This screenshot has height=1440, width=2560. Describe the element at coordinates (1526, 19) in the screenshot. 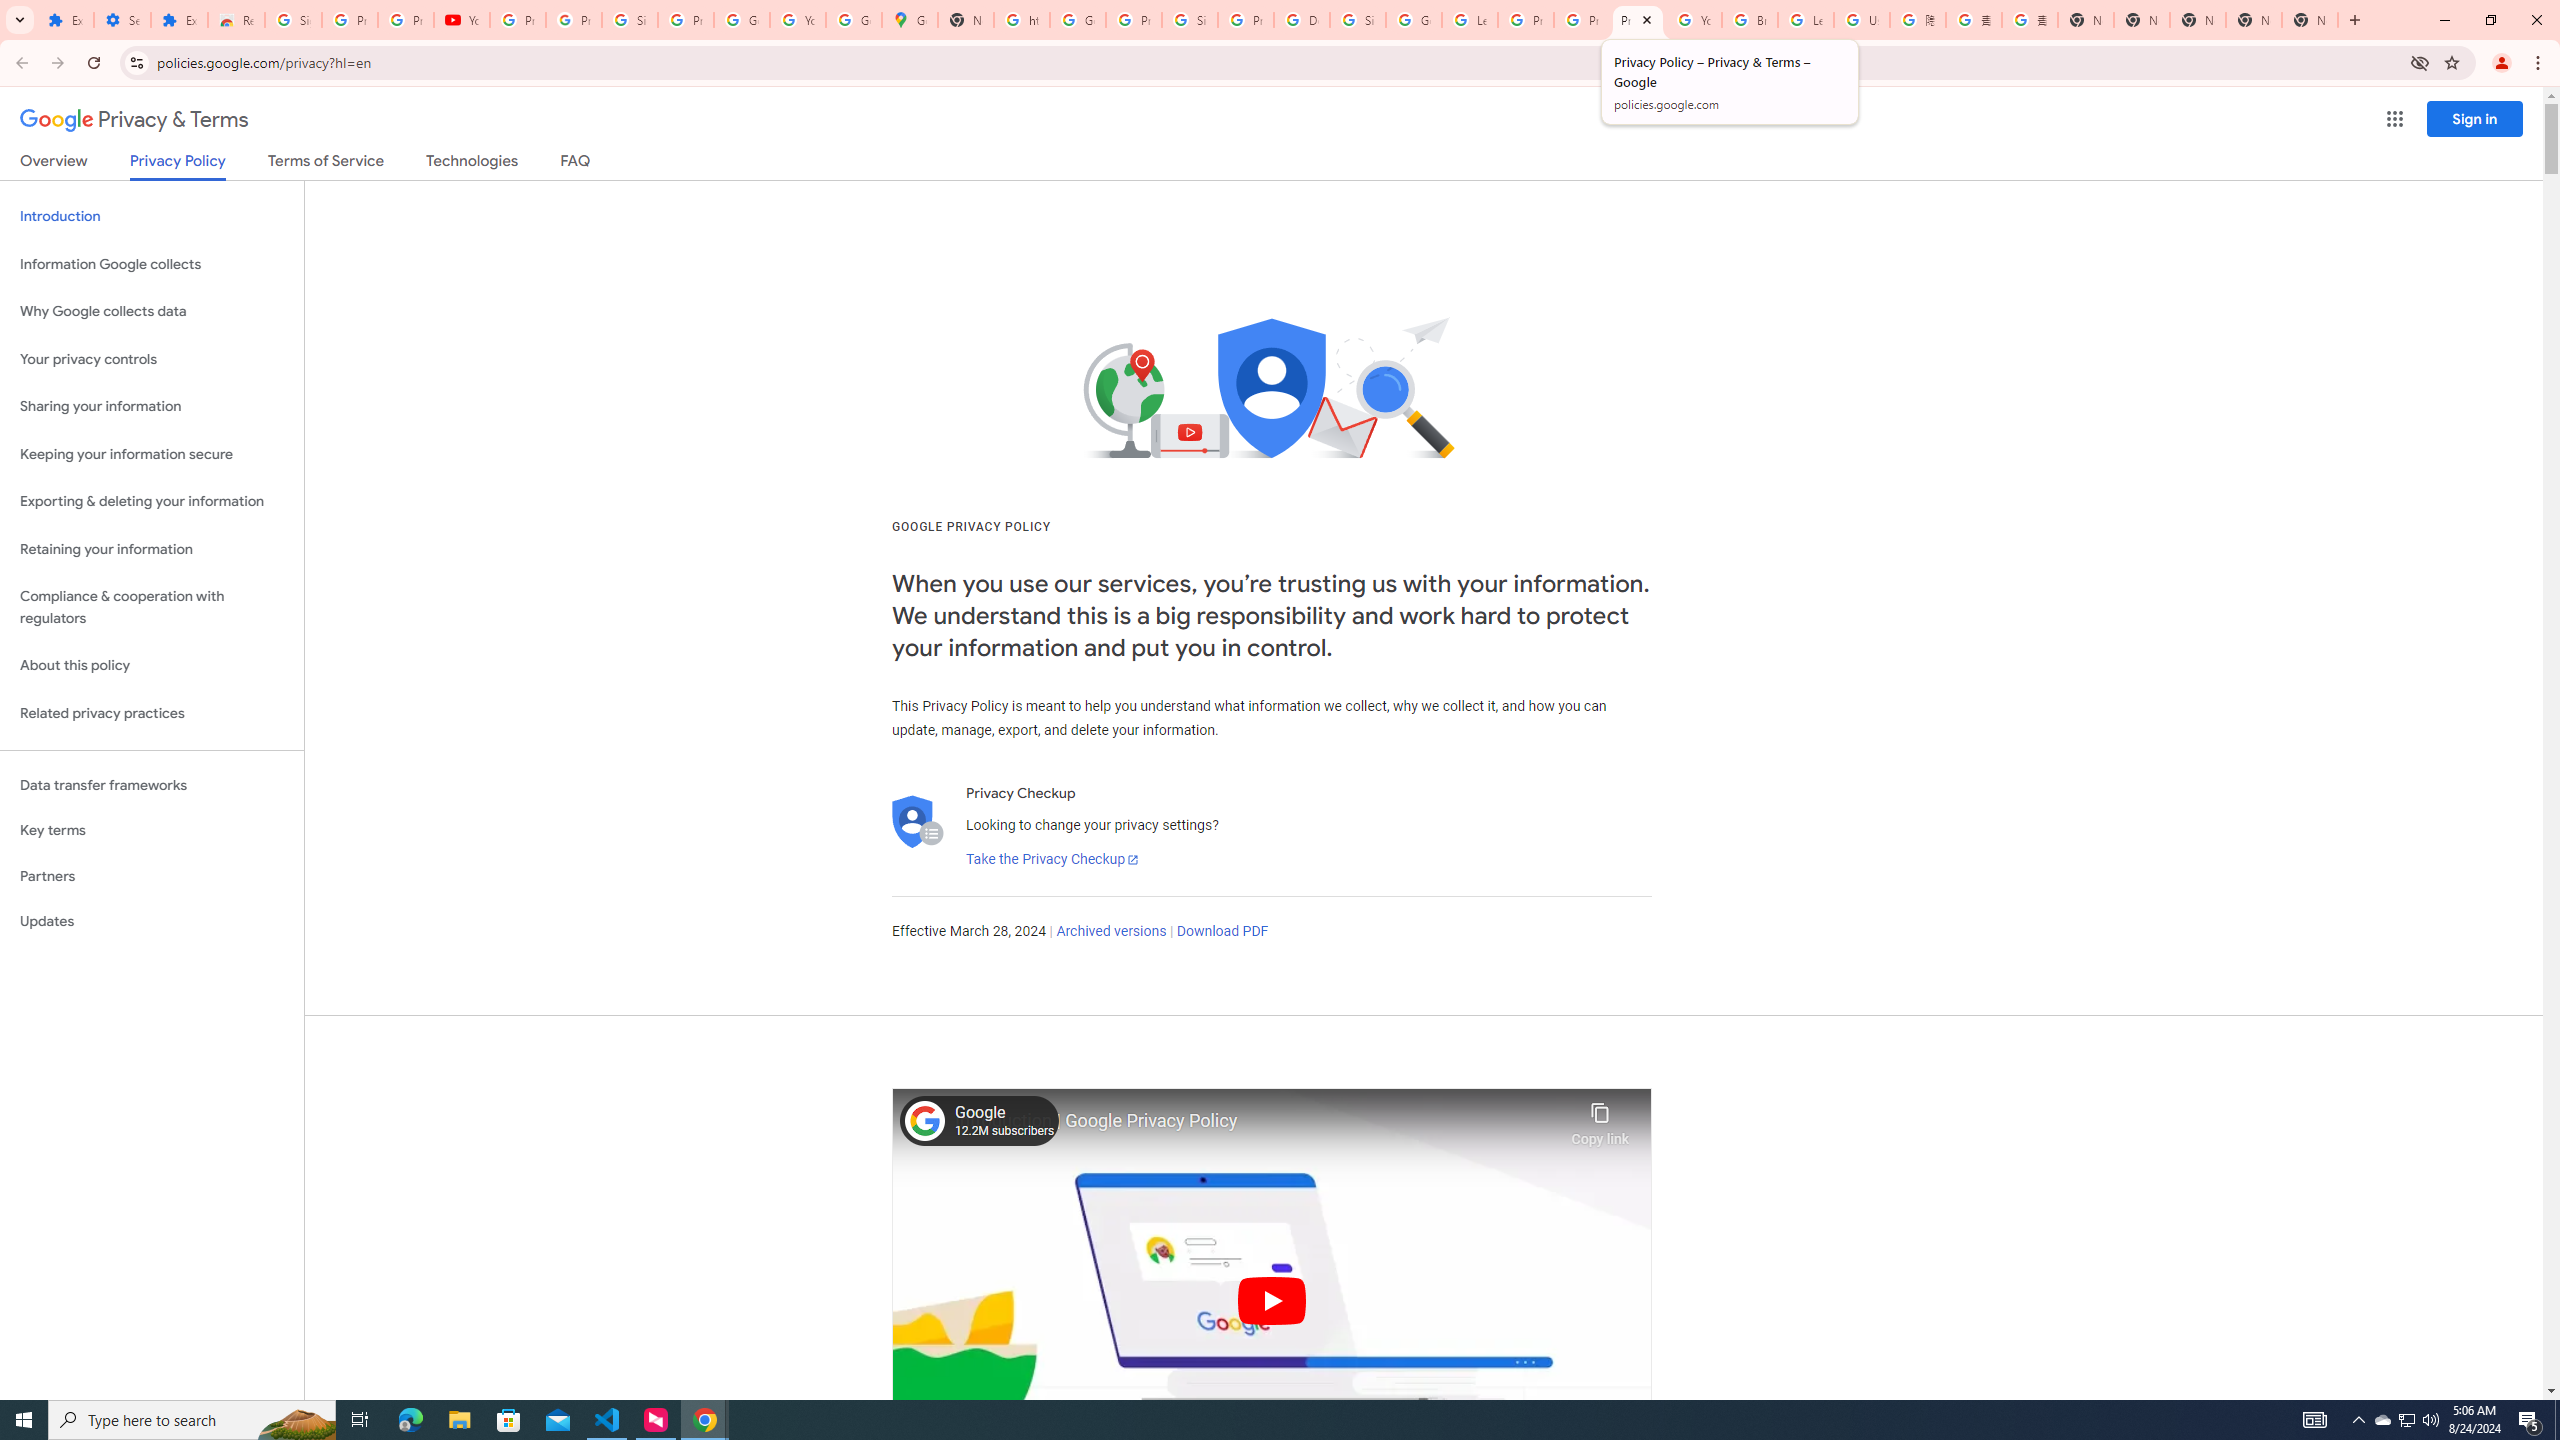

I see `'Privacy Help Center - Policies Help'` at that location.